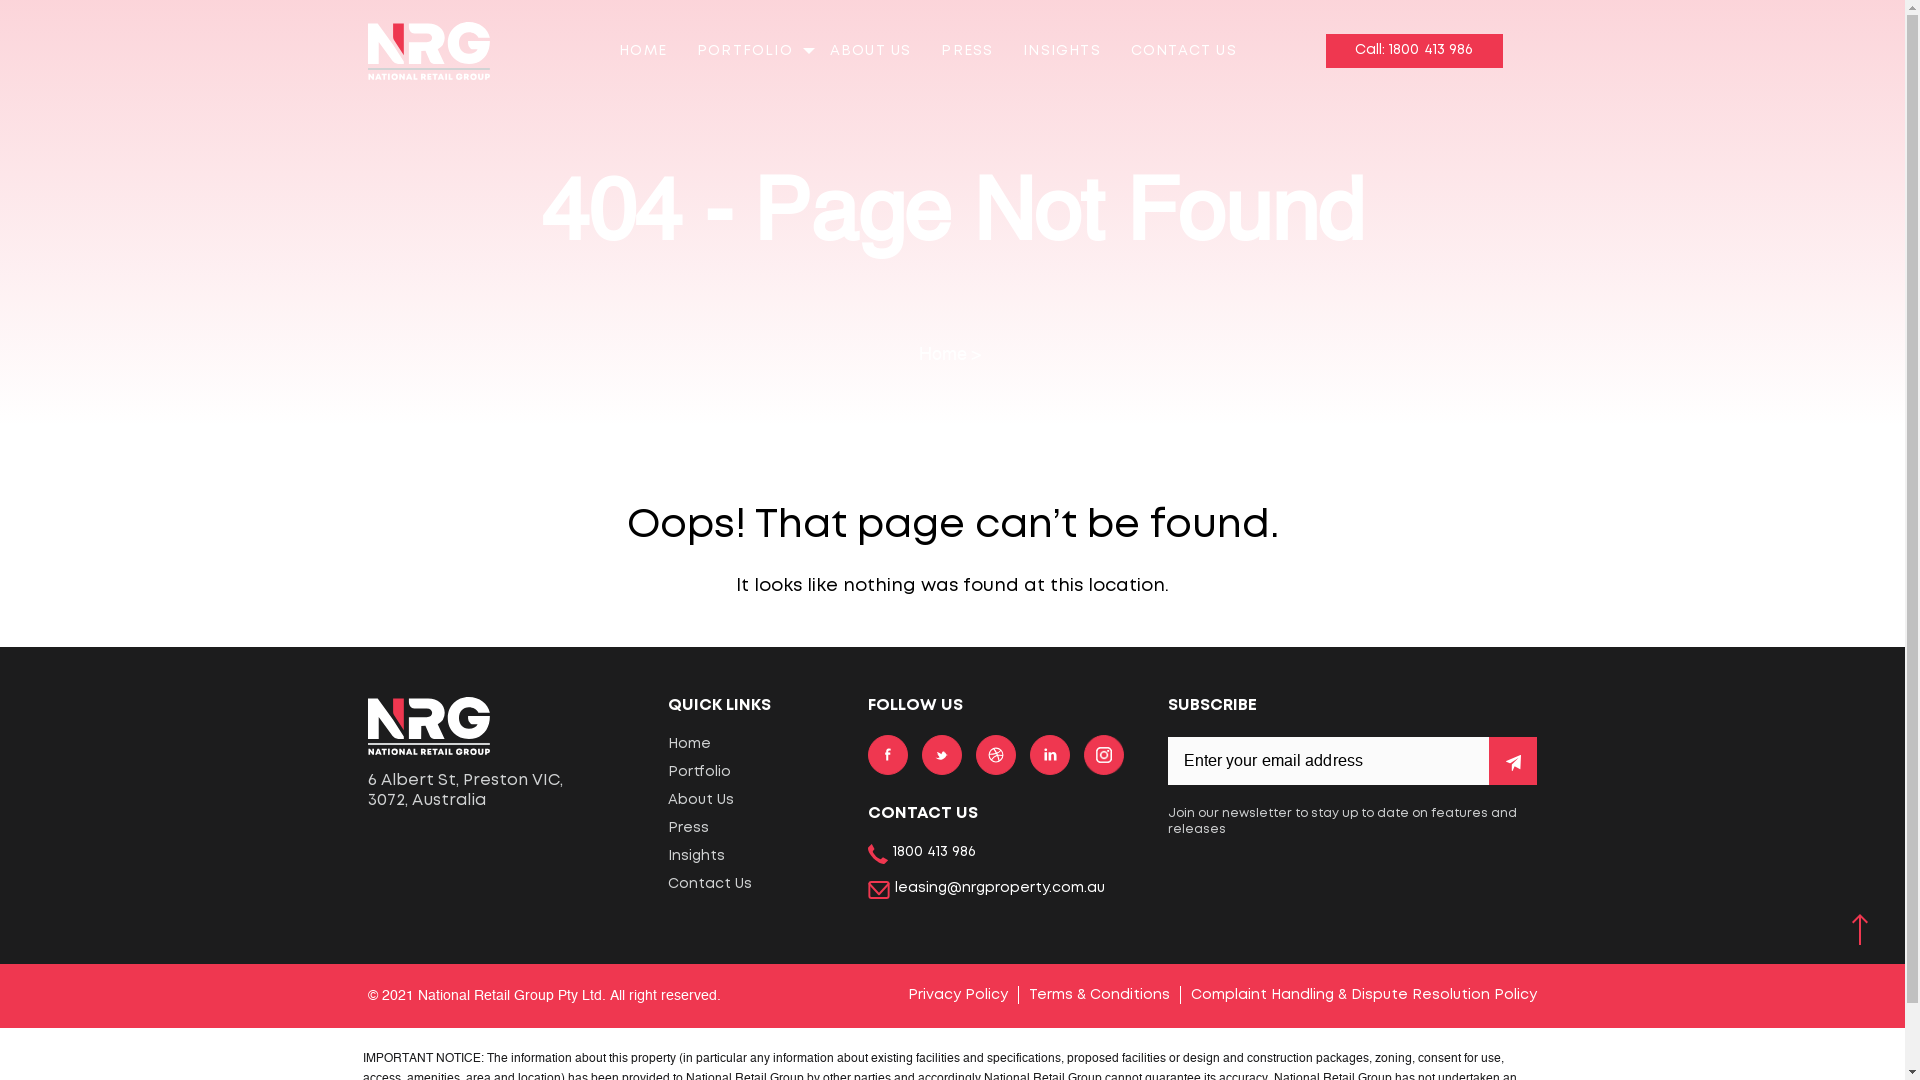 Image resolution: width=1920 pixels, height=1080 pixels. What do you see at coordinates (966, 49) in the screenshot?
I see `'PRESS'` at bounding box center [966, 49].